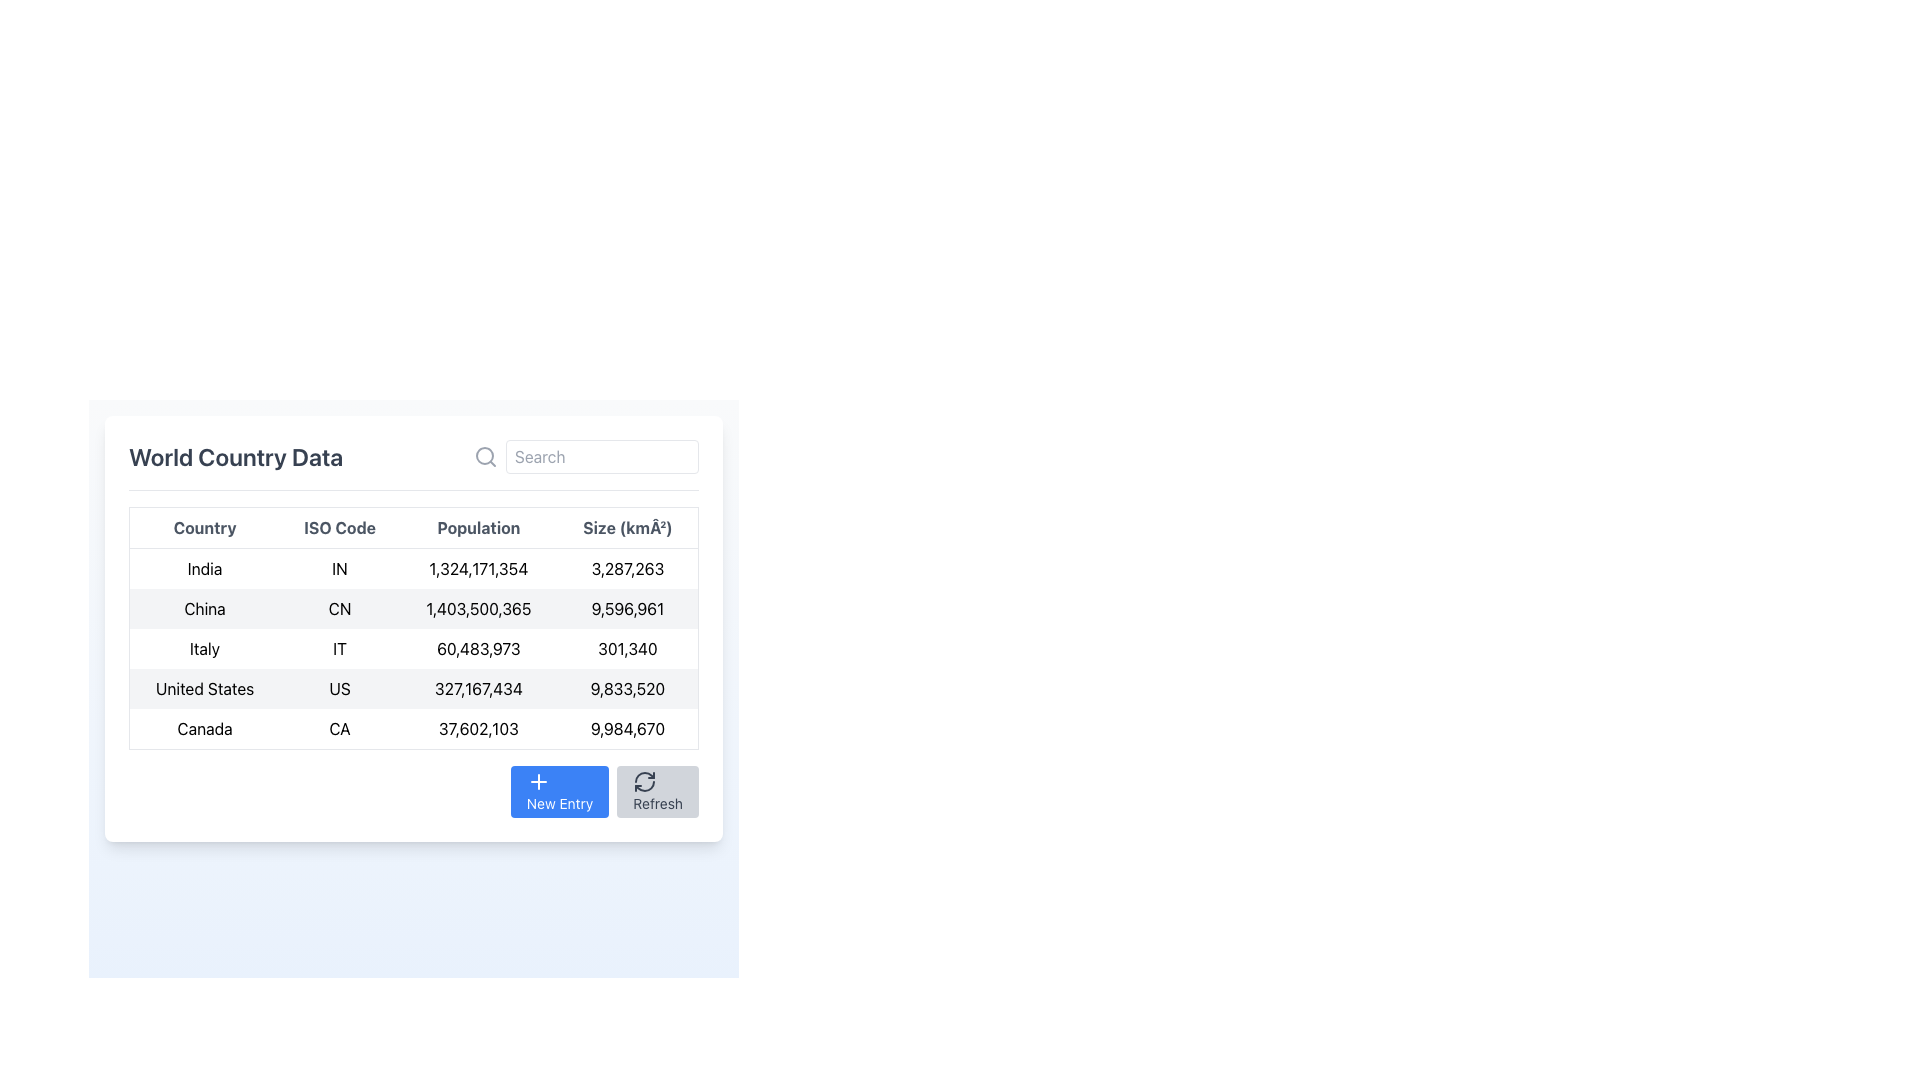 This screenshot has width=1920, height=1080. Describe the element at coordinates (477, 729) in the screenshot. I see `the static text displaying the population of Canada, located in the 'Population' column of the table` at that location.